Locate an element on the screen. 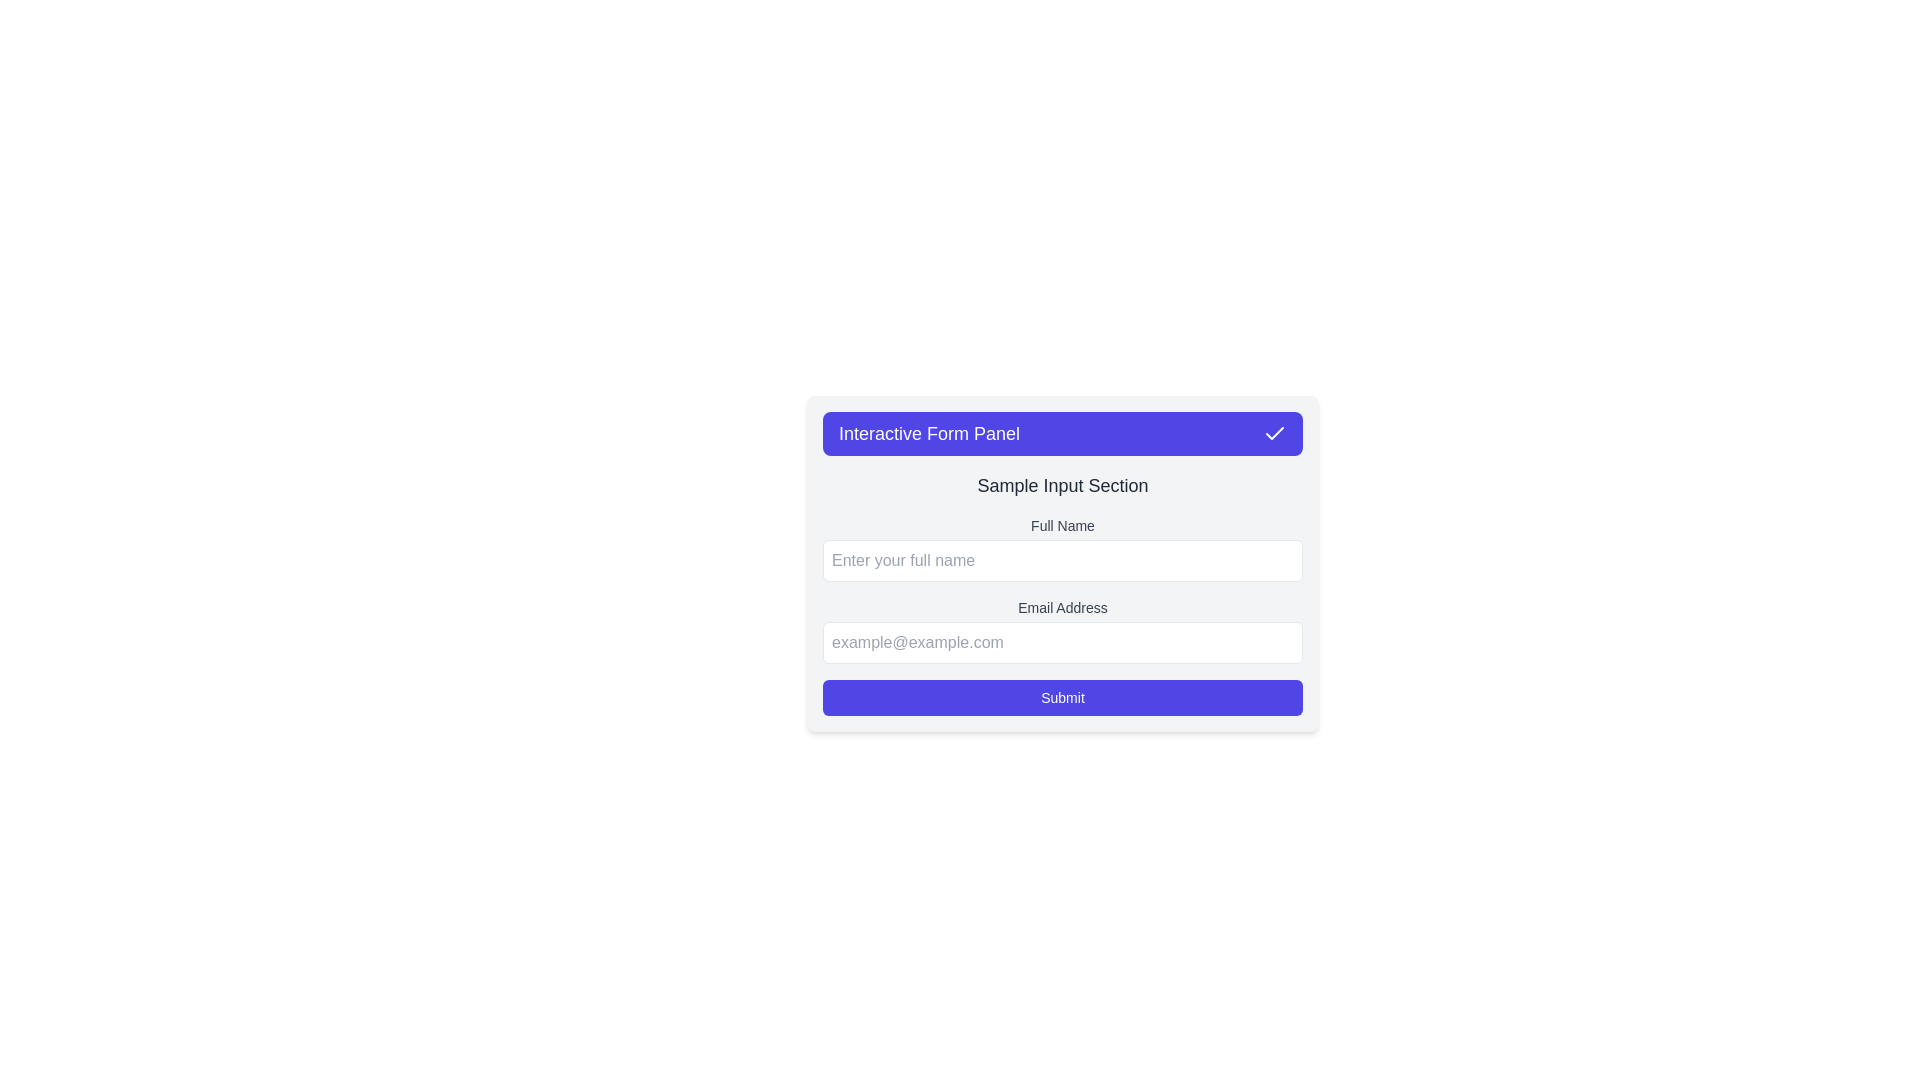 The image size is (1920, 1080). the small vector graphic checkmark located in the top-right corner of the 'Interactive Form Panel' header section is located at coordinates (1274, 432).